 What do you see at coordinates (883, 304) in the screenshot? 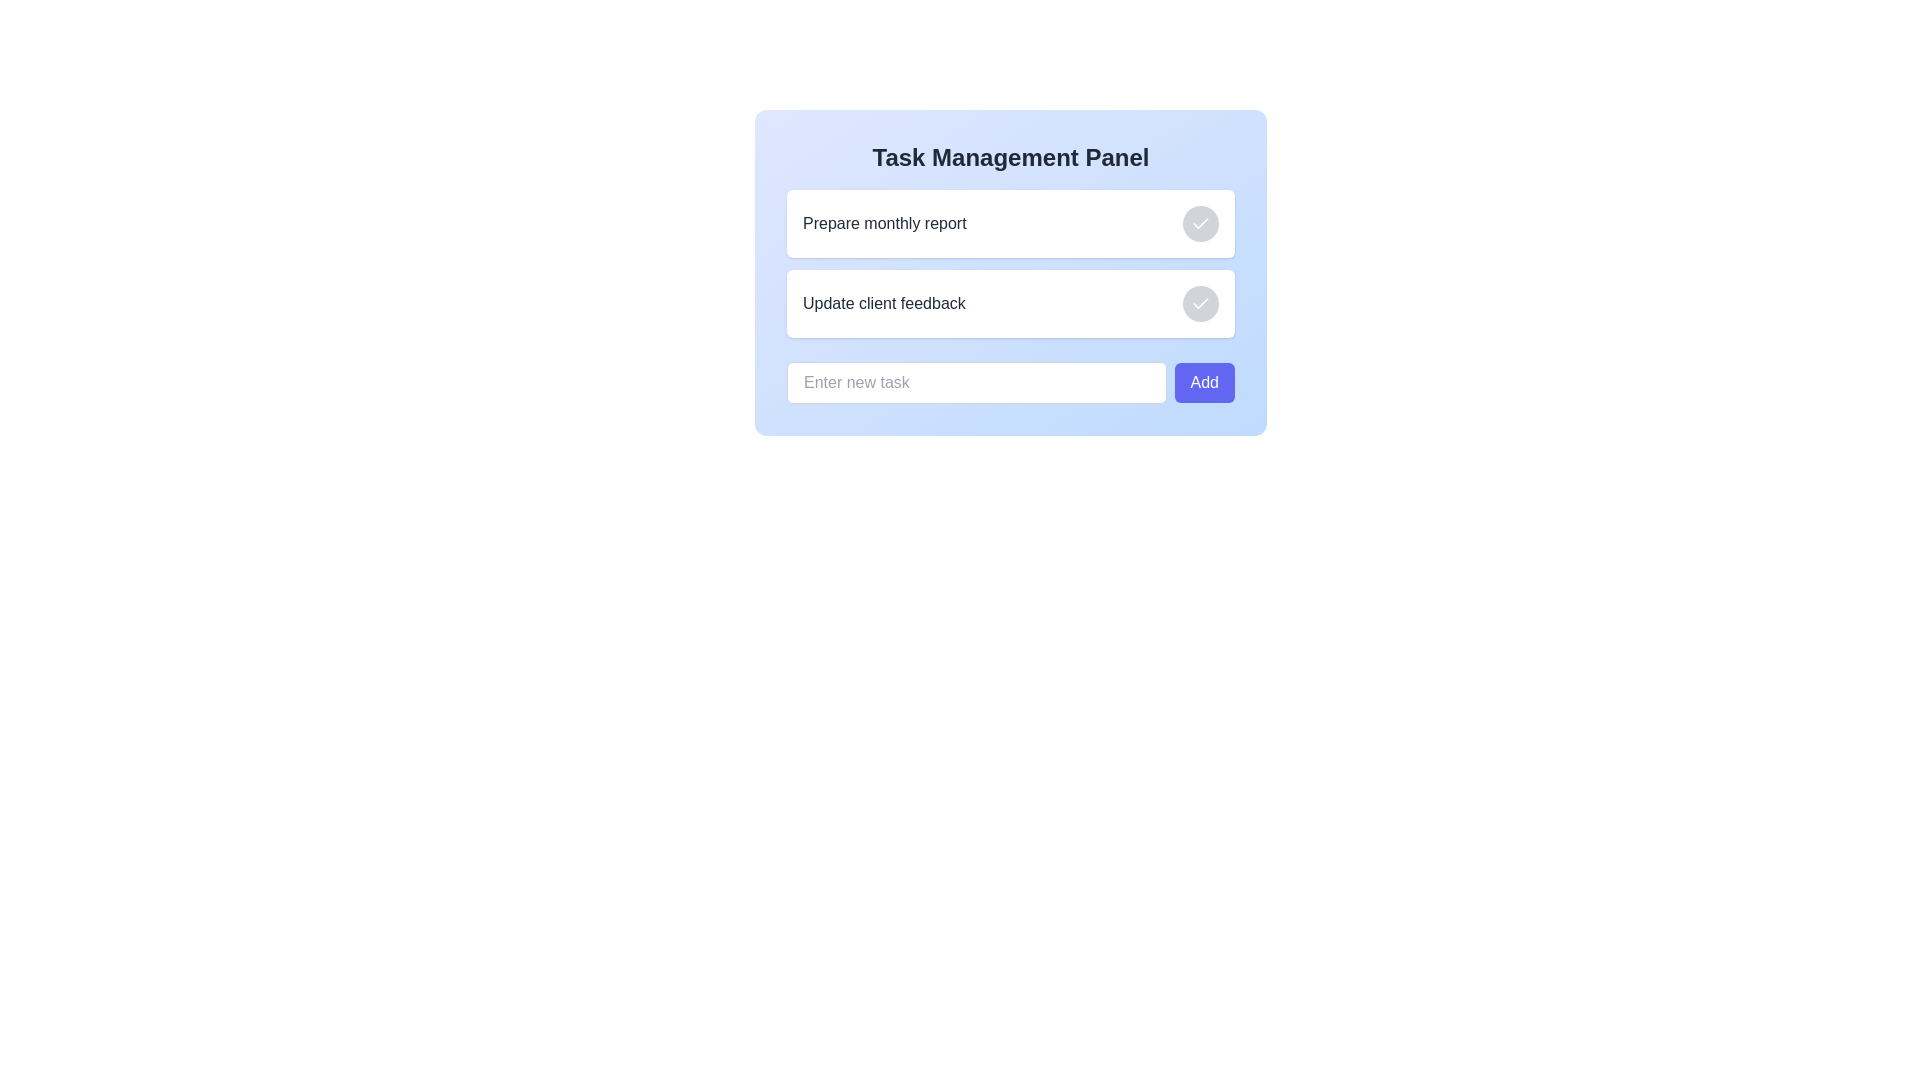
I see `the text label 'Update client feedback' located within the task management interface, which is positioned to the left of a circular button with a checkmark icon` at bounding box center [883, 304].